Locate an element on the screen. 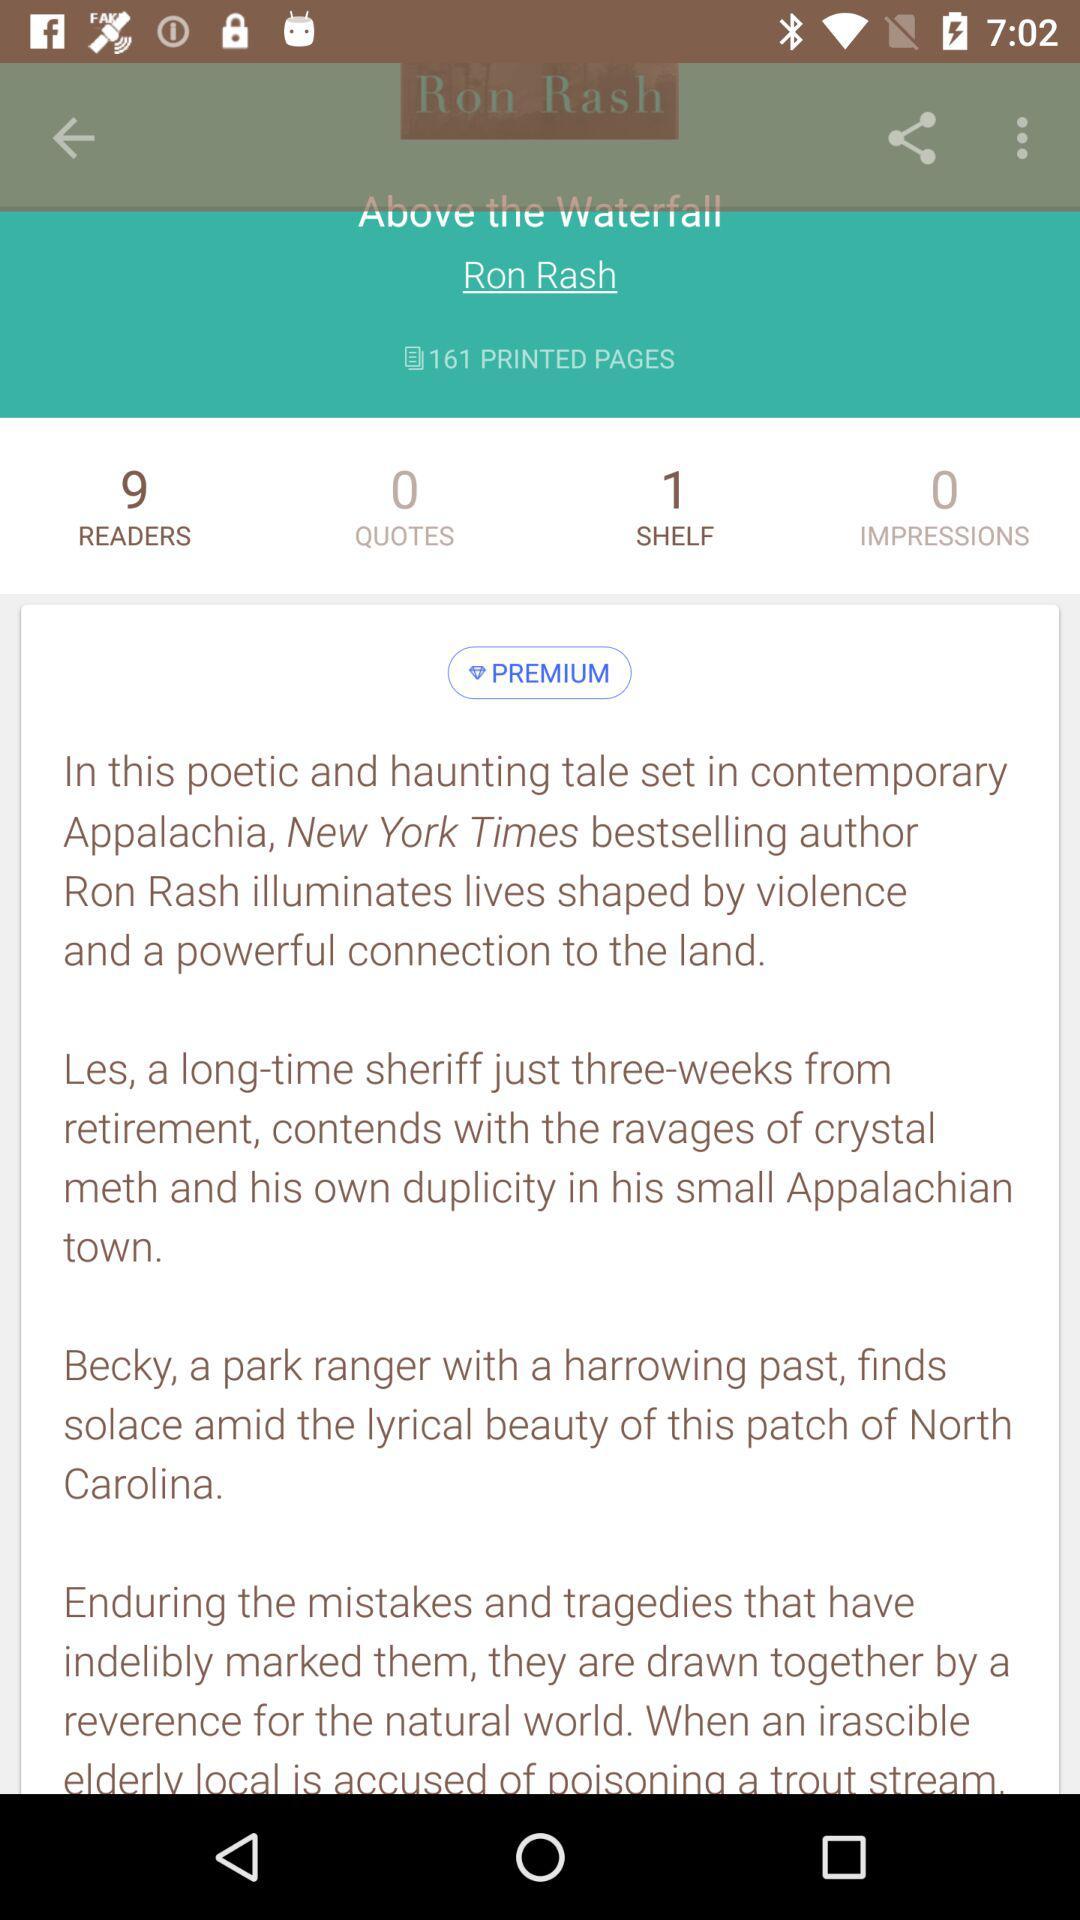  the item above the impressions is located at coordinates (1027, 137).